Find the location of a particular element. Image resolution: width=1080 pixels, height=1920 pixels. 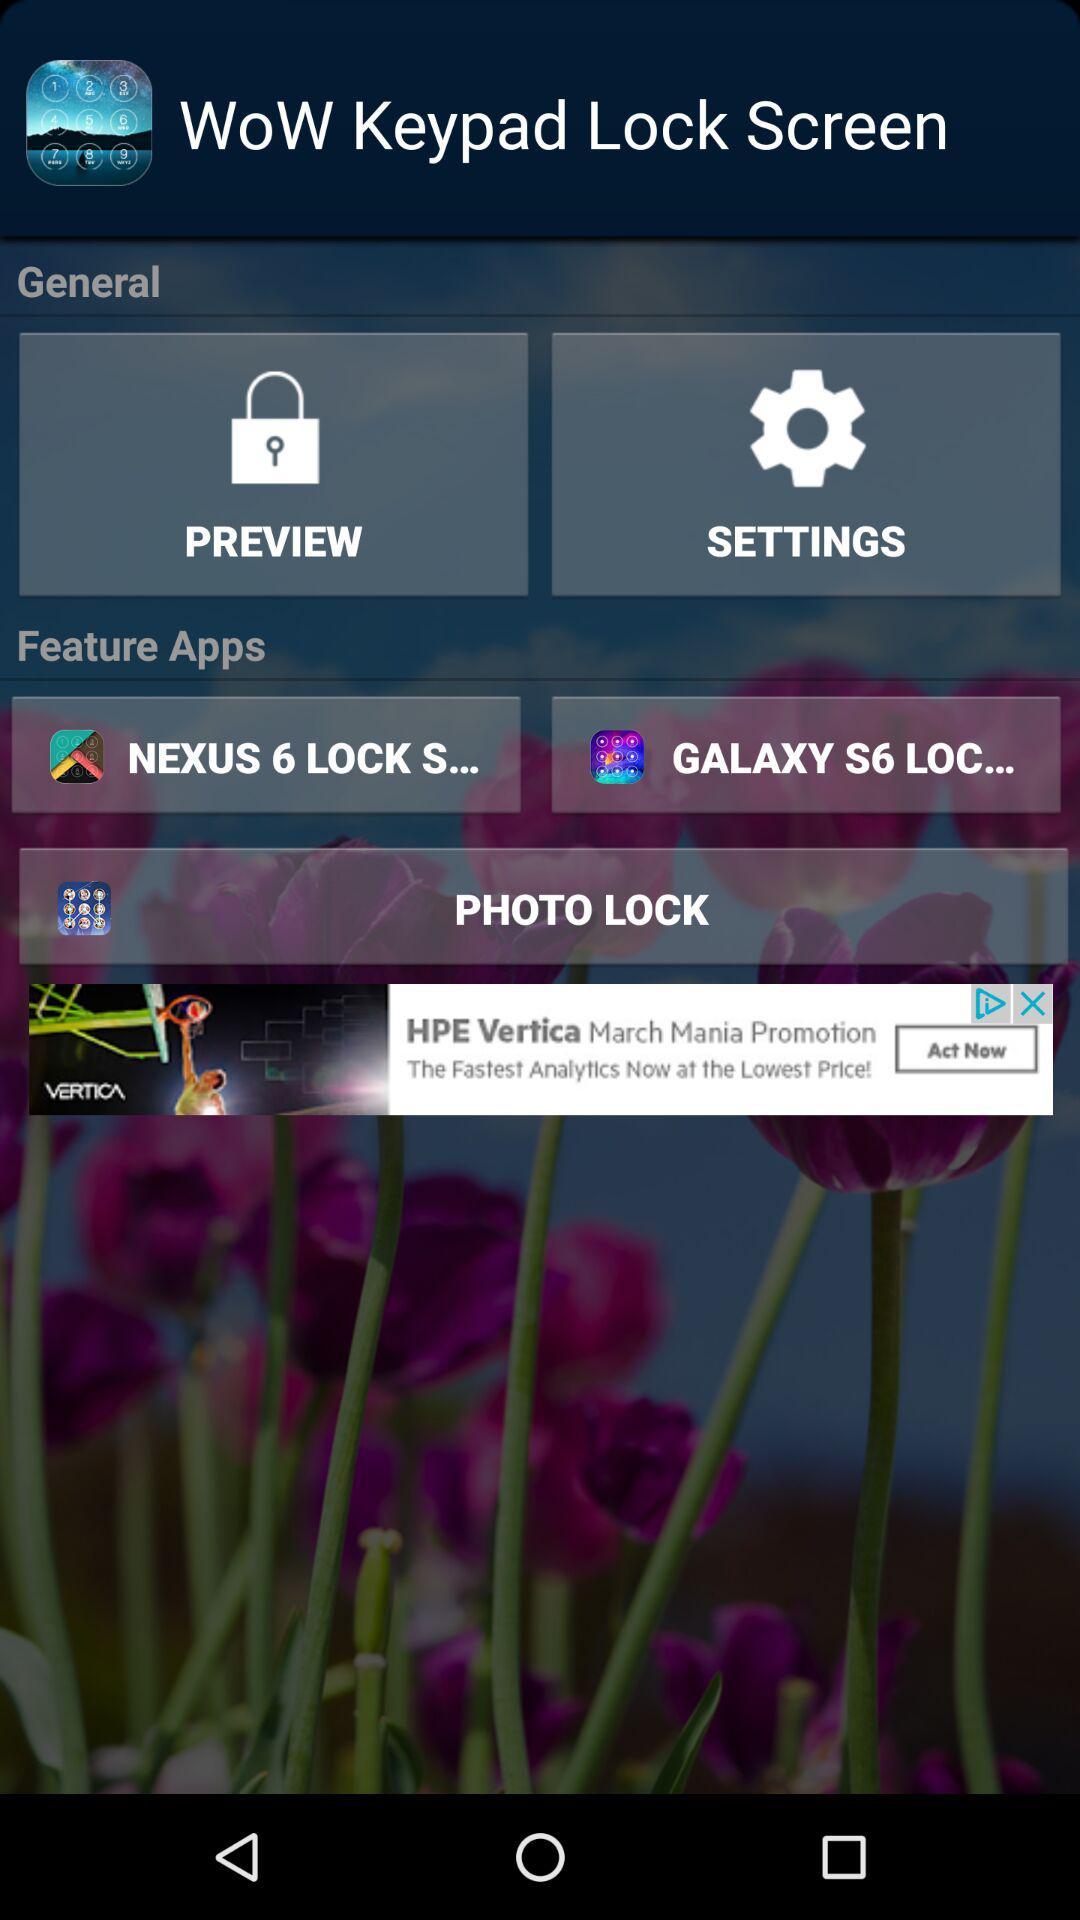

advertisement link is located at coordinates (540, 1048).